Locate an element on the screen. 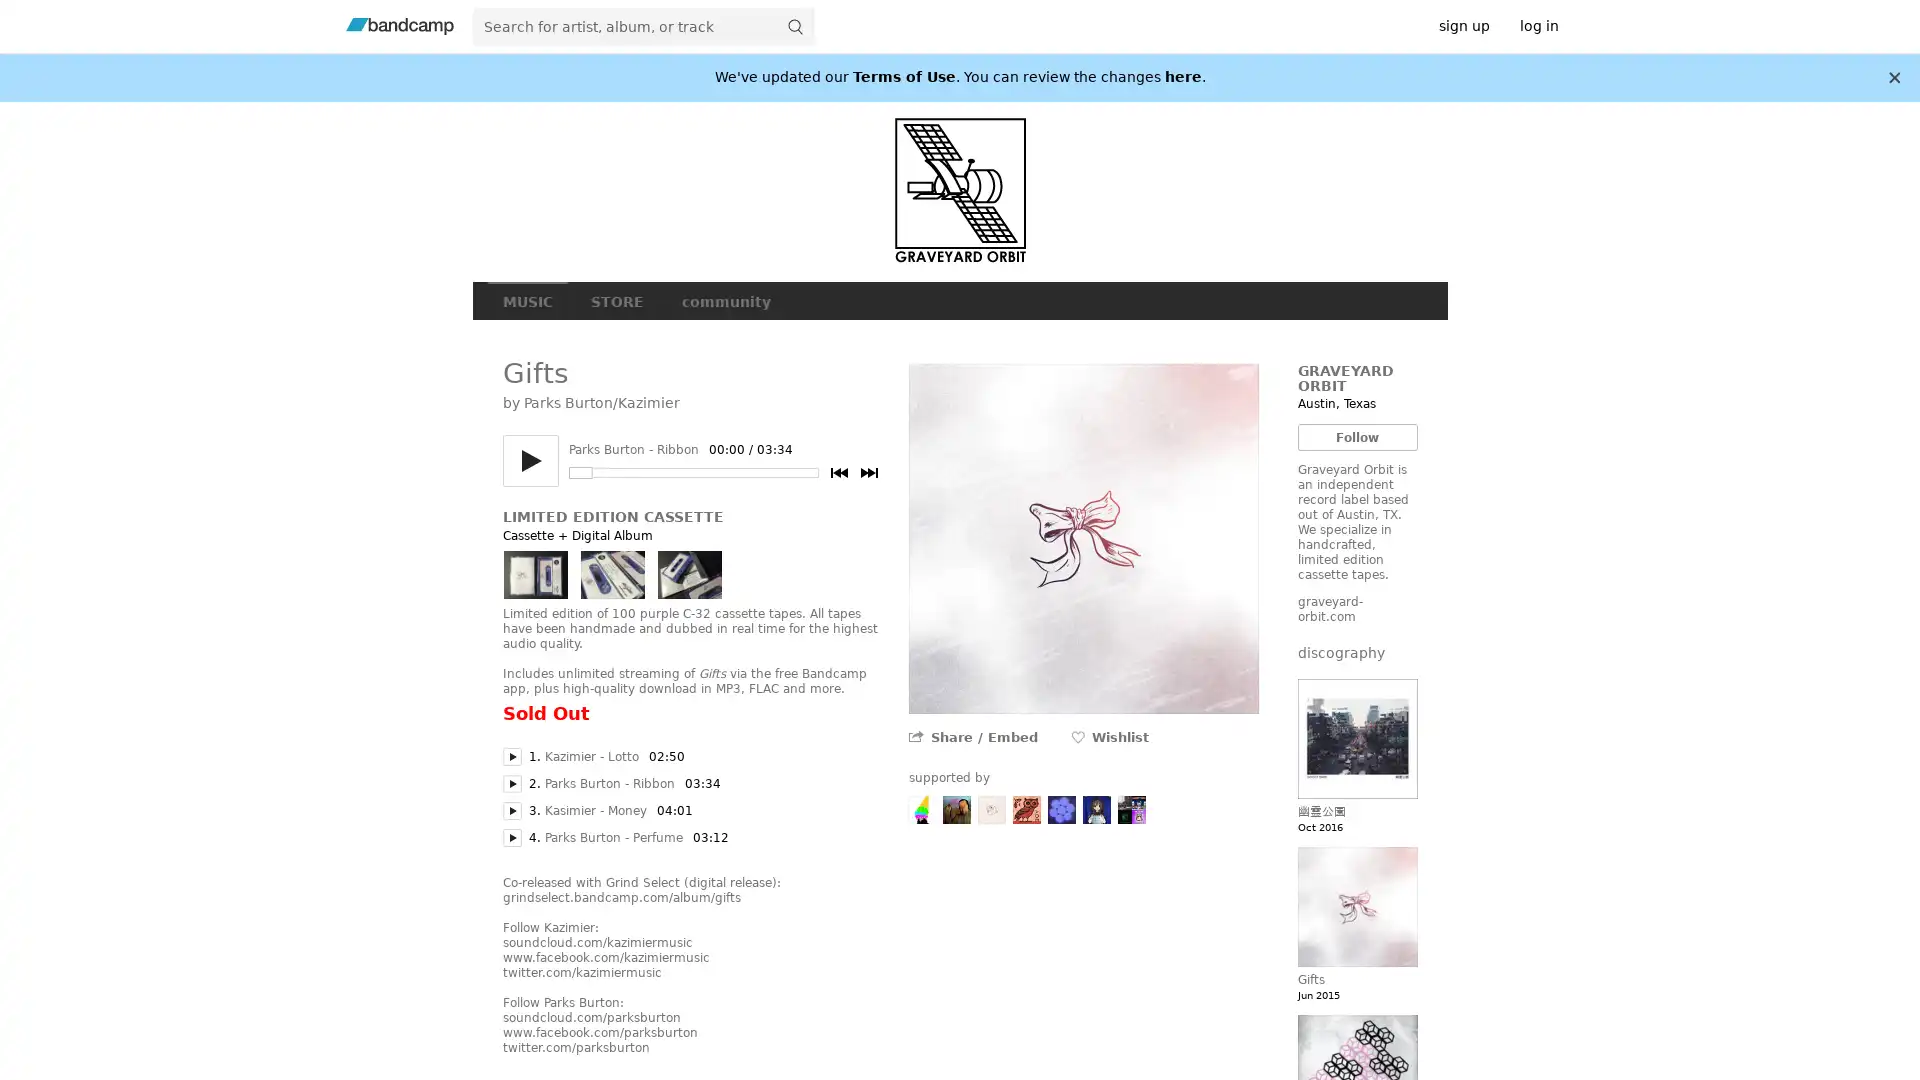 The width and height of the screenshot is (1920, 1080). Share / Embed is located at coordinates (983, 737).